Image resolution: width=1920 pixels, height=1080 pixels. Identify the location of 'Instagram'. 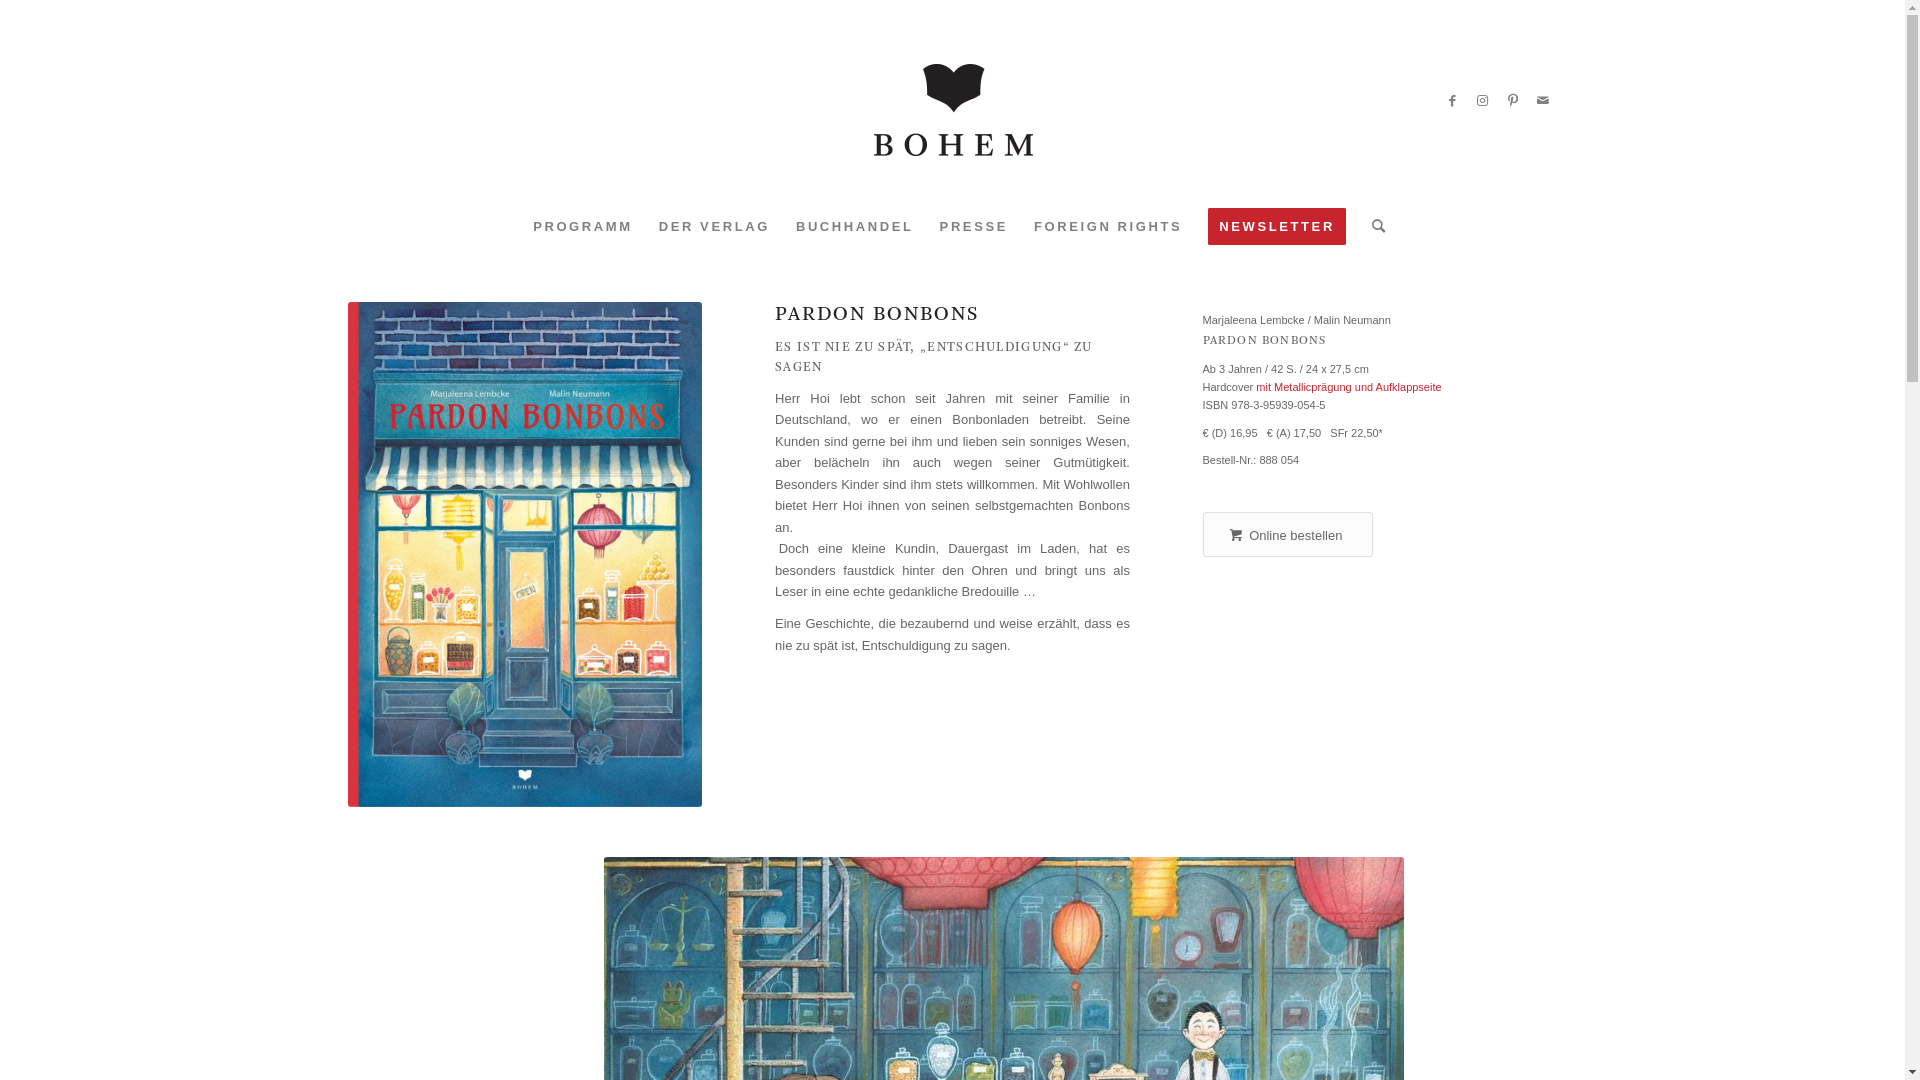
(1468, 100).